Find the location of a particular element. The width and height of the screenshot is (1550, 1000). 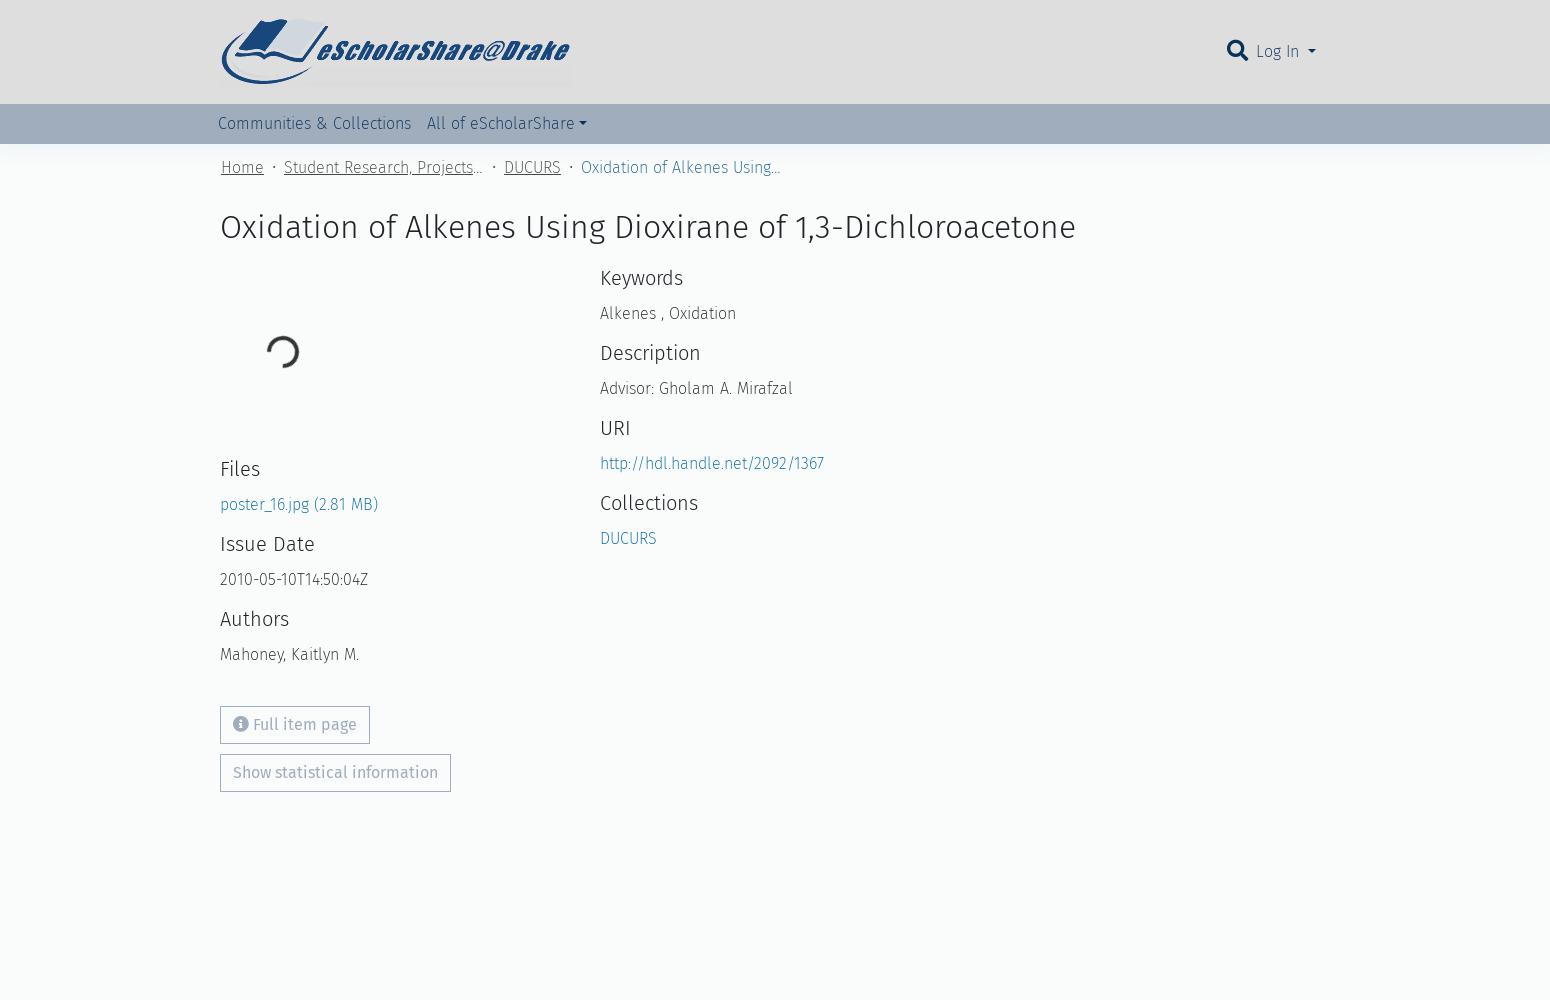

'Oxidation' is located at coordinates (699, 312).